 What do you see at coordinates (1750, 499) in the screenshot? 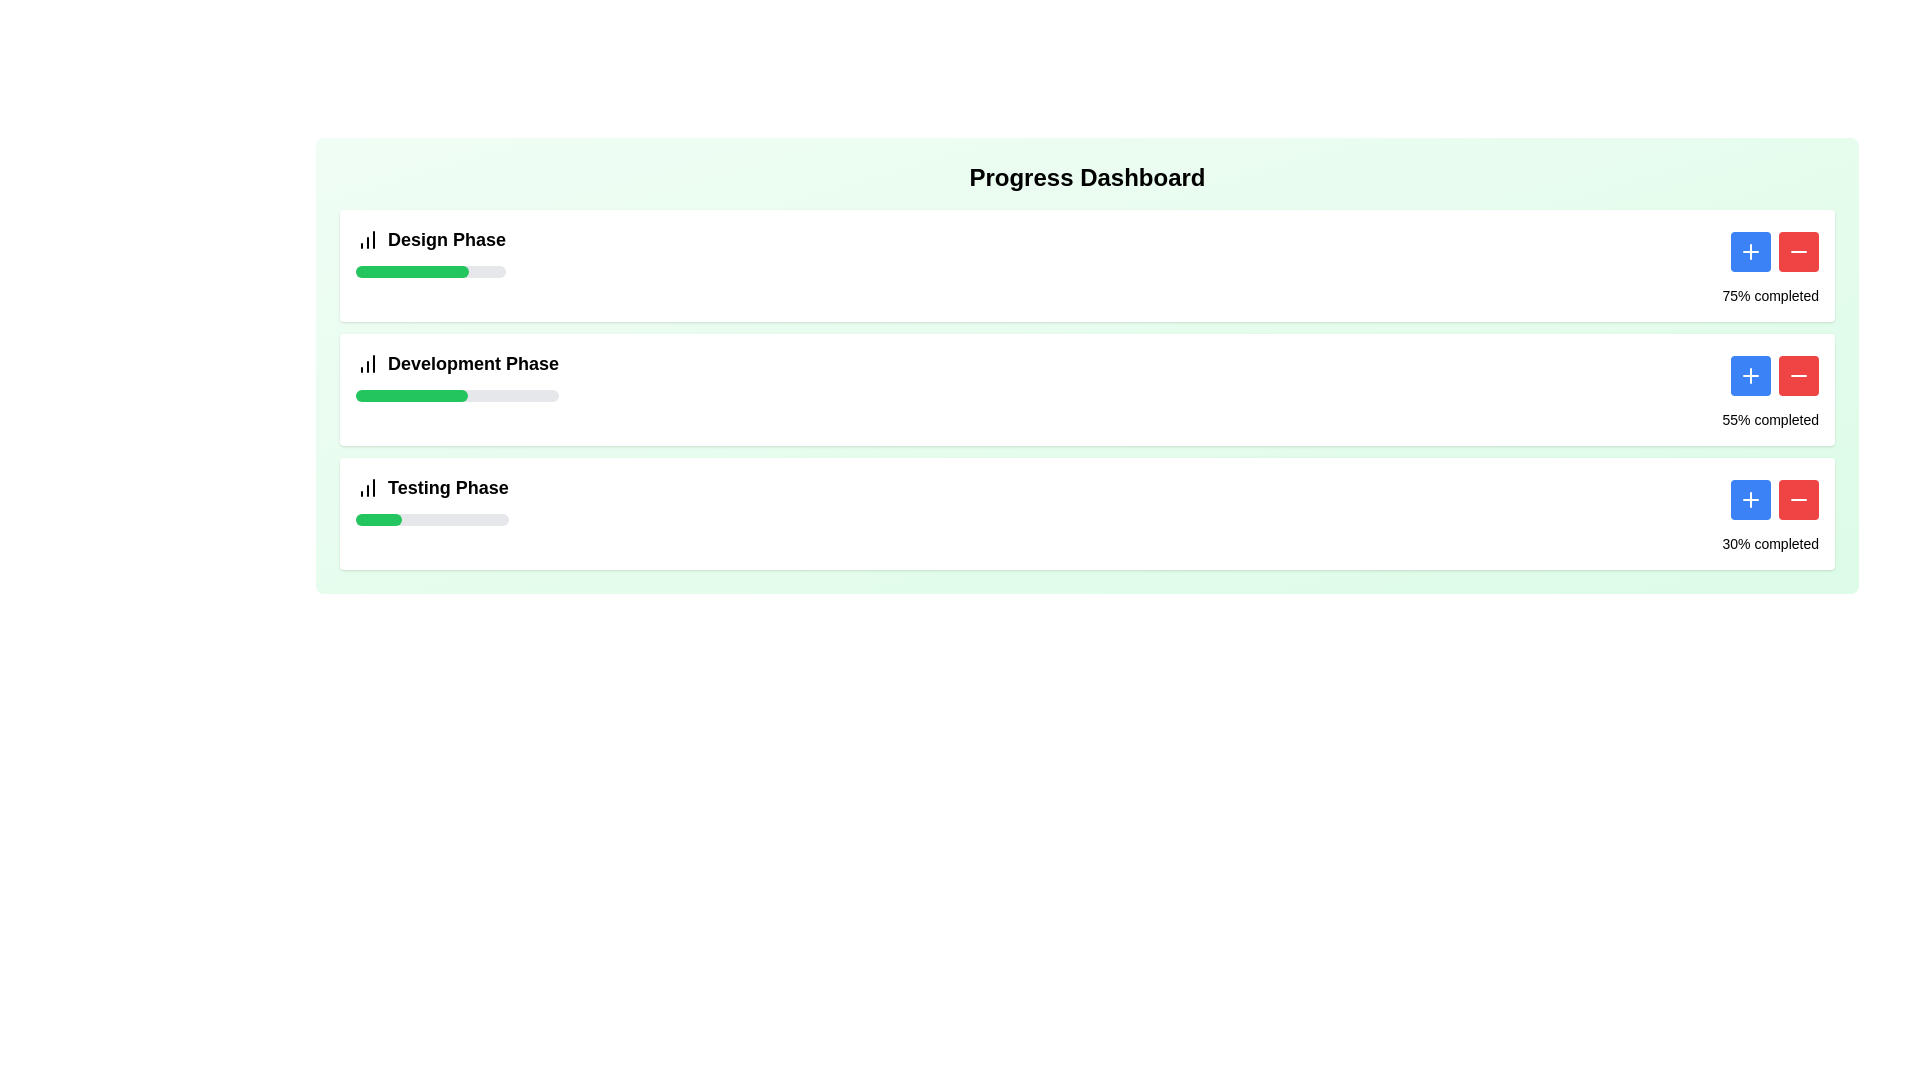
I see `the blue button with rounded corners and a white plus symbol in the center` at bounding box center [1750, 499].